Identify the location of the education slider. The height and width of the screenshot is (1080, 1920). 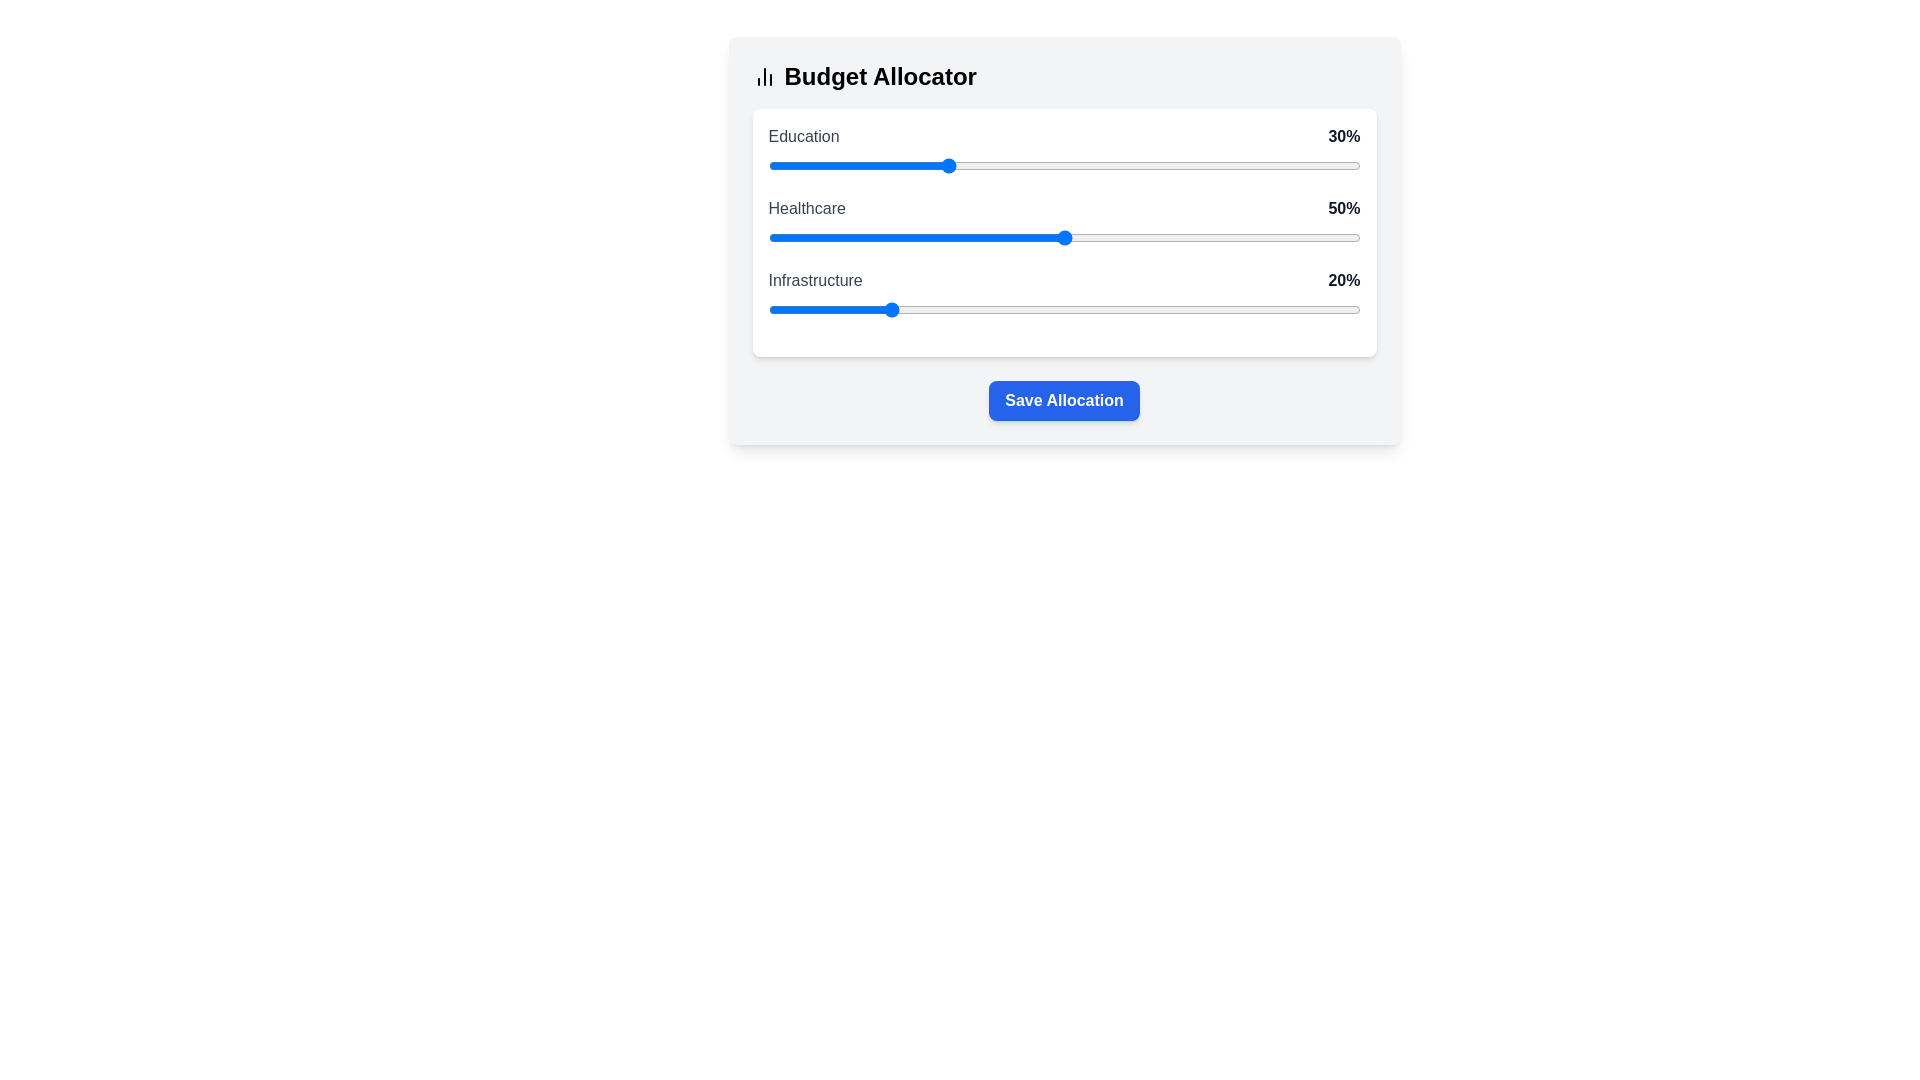
(981, 164).